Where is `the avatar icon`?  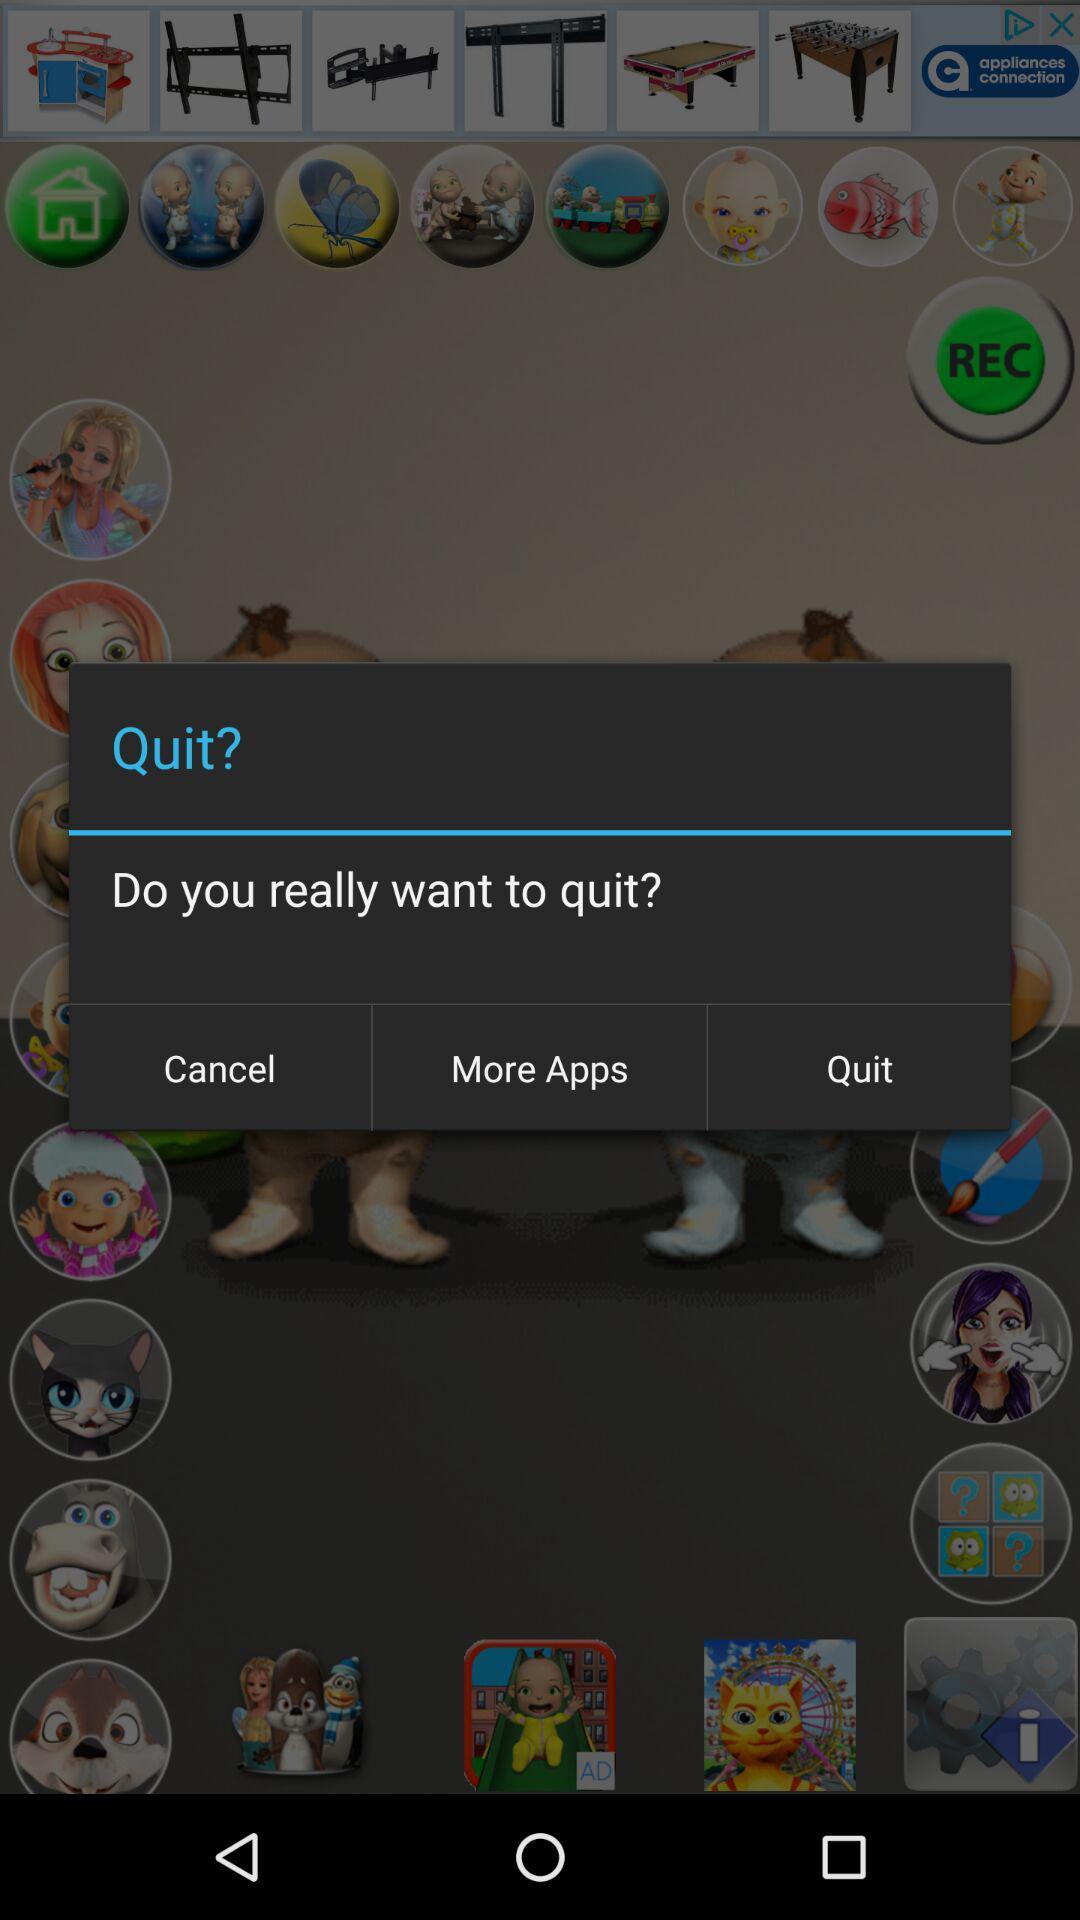
the avatar icon is located at coordinates (1012, 220).